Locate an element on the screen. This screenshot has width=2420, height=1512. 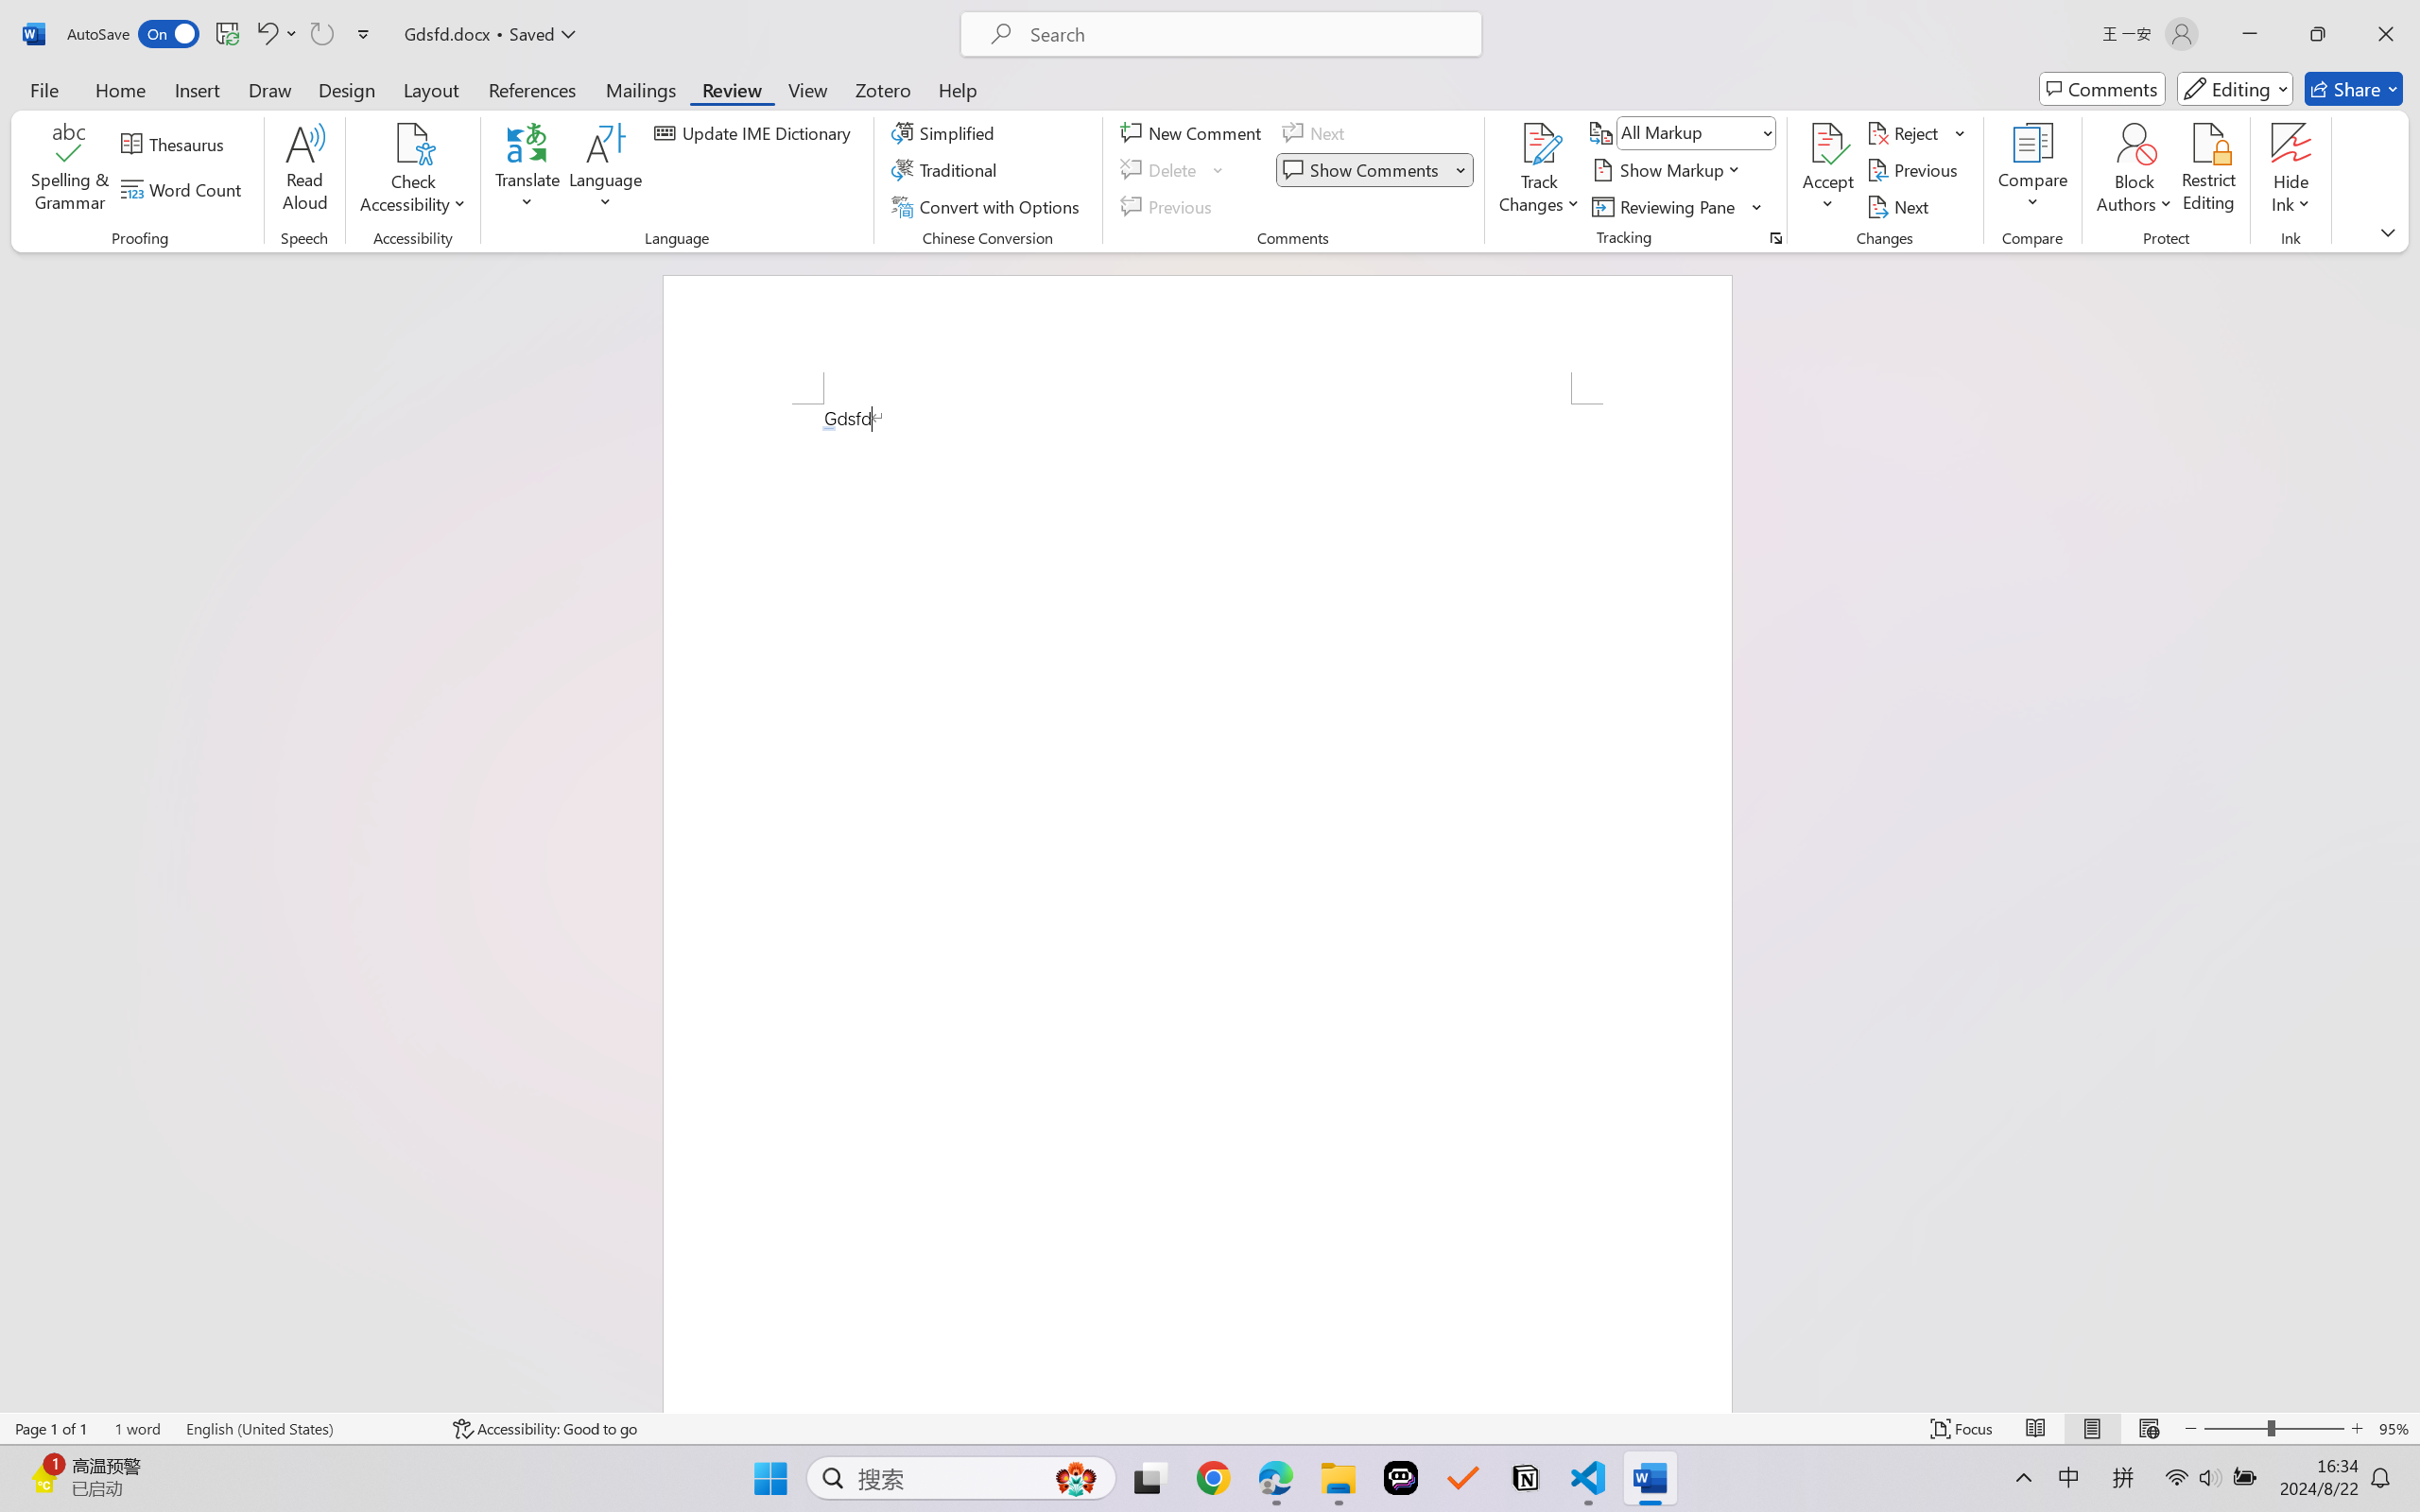
'Hide Ink' is located at coordinates (2291, 170).